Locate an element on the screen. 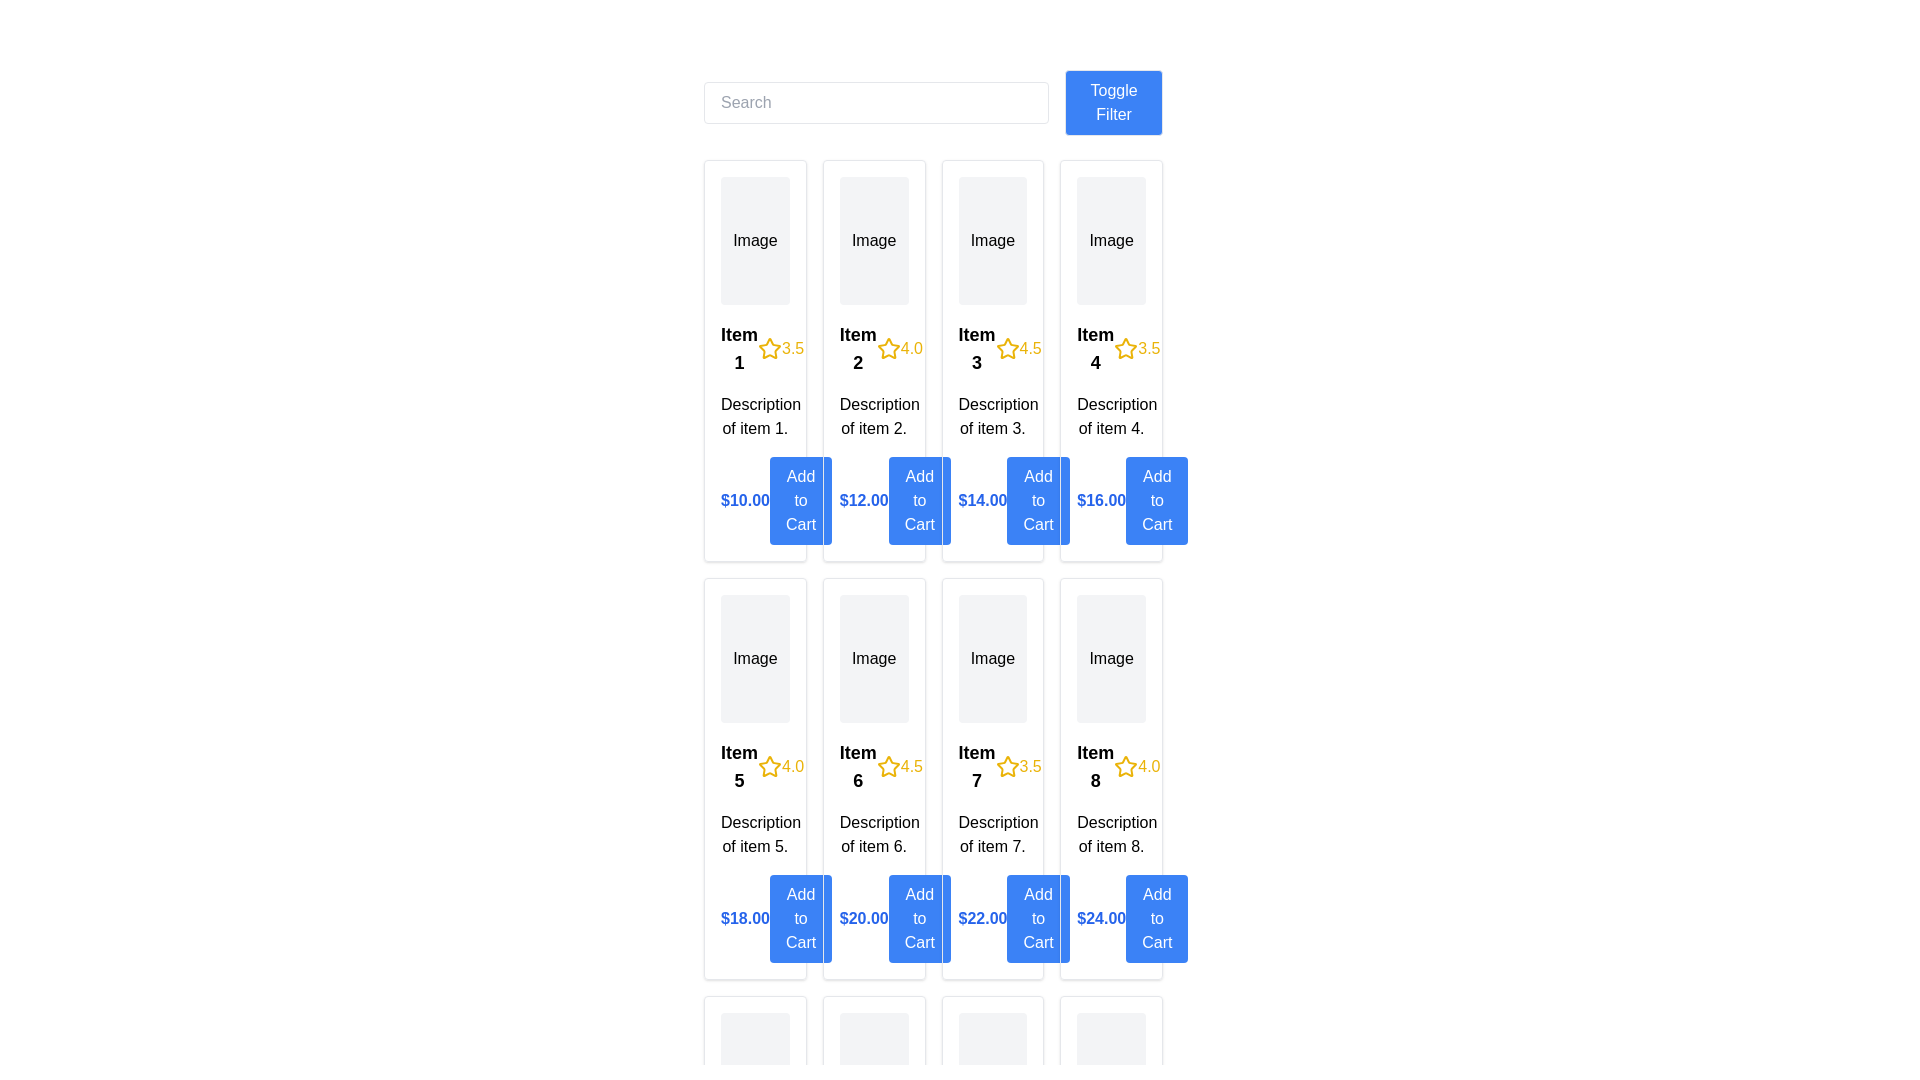  text displayed in the label located in the second row and third column of the item card, positioned above the item's description and left of the rating and star icons is located at coordinates (977, 347).